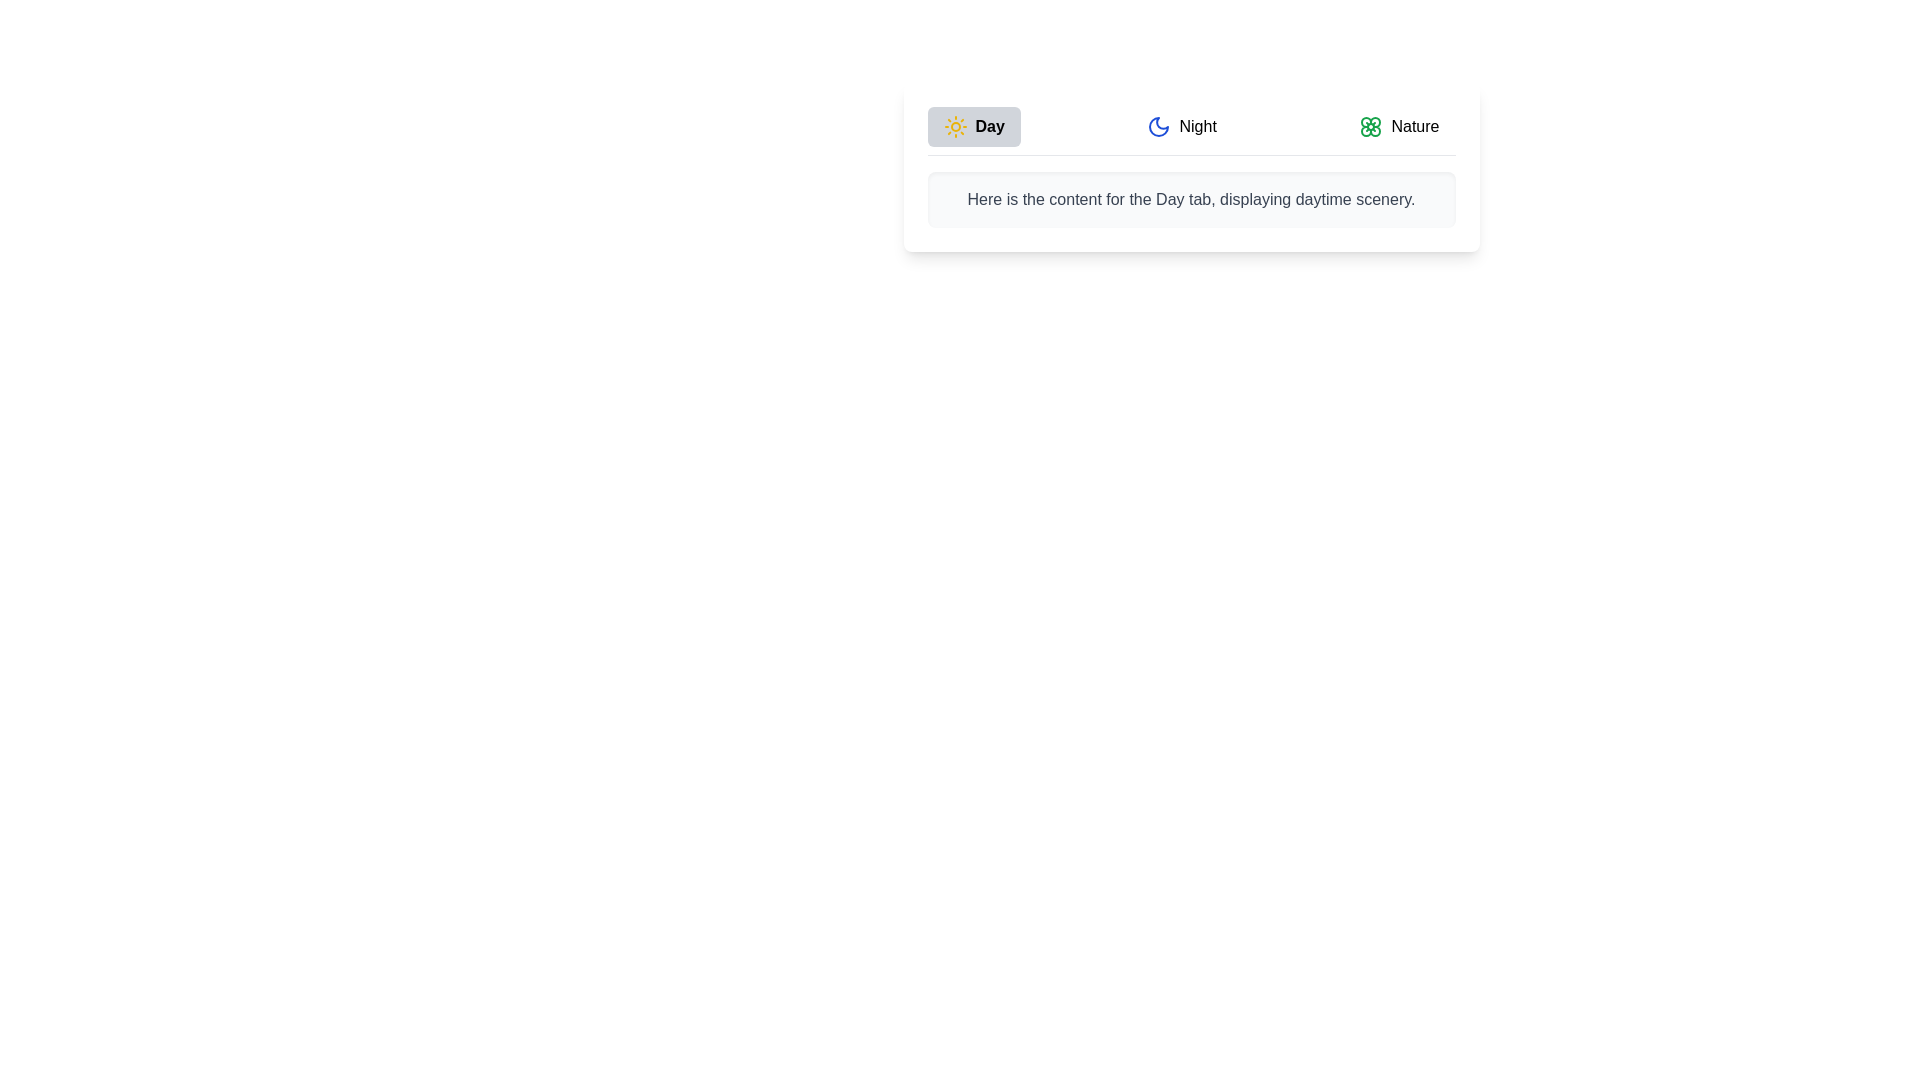 The image size is (1920, 1080). I want to click on the Nature tab by clicking on its respective button, so click(1397, 127).